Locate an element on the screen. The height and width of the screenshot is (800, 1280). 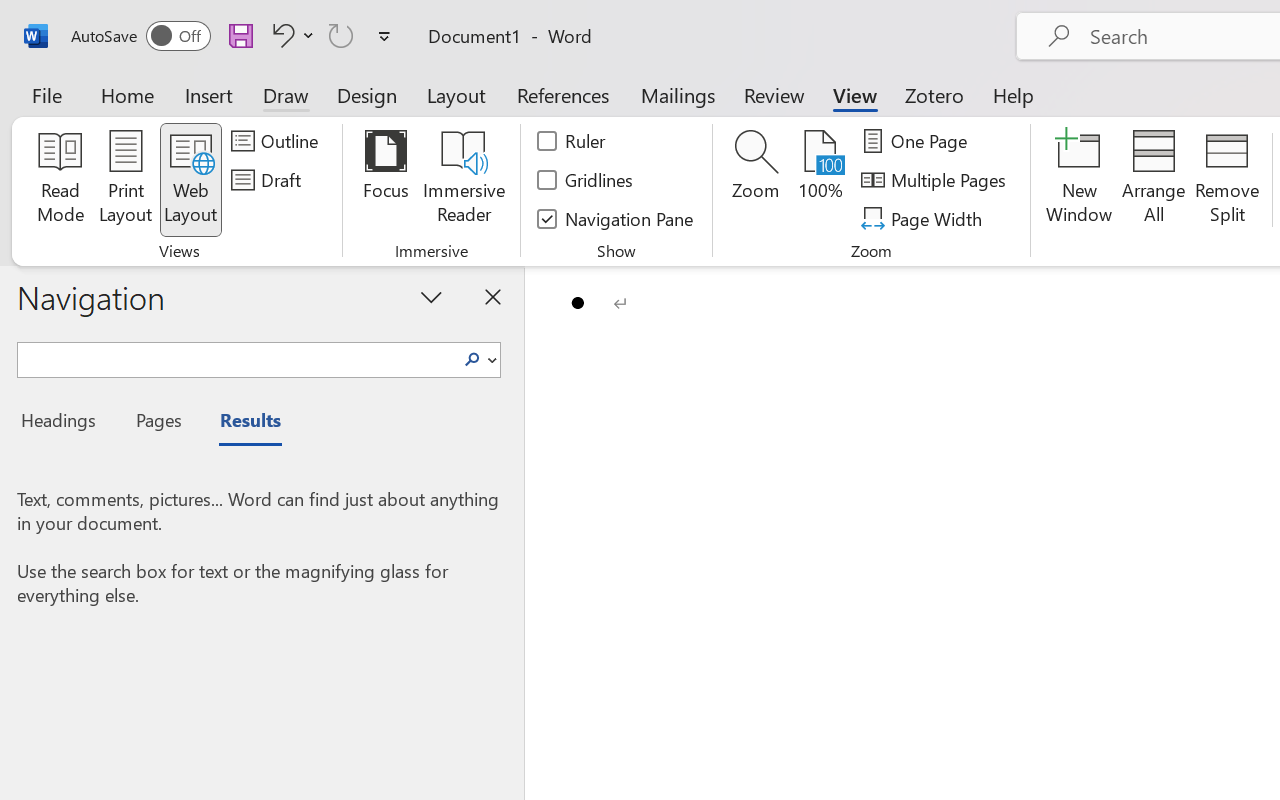
'Results' is located at coordinates (240, 423).